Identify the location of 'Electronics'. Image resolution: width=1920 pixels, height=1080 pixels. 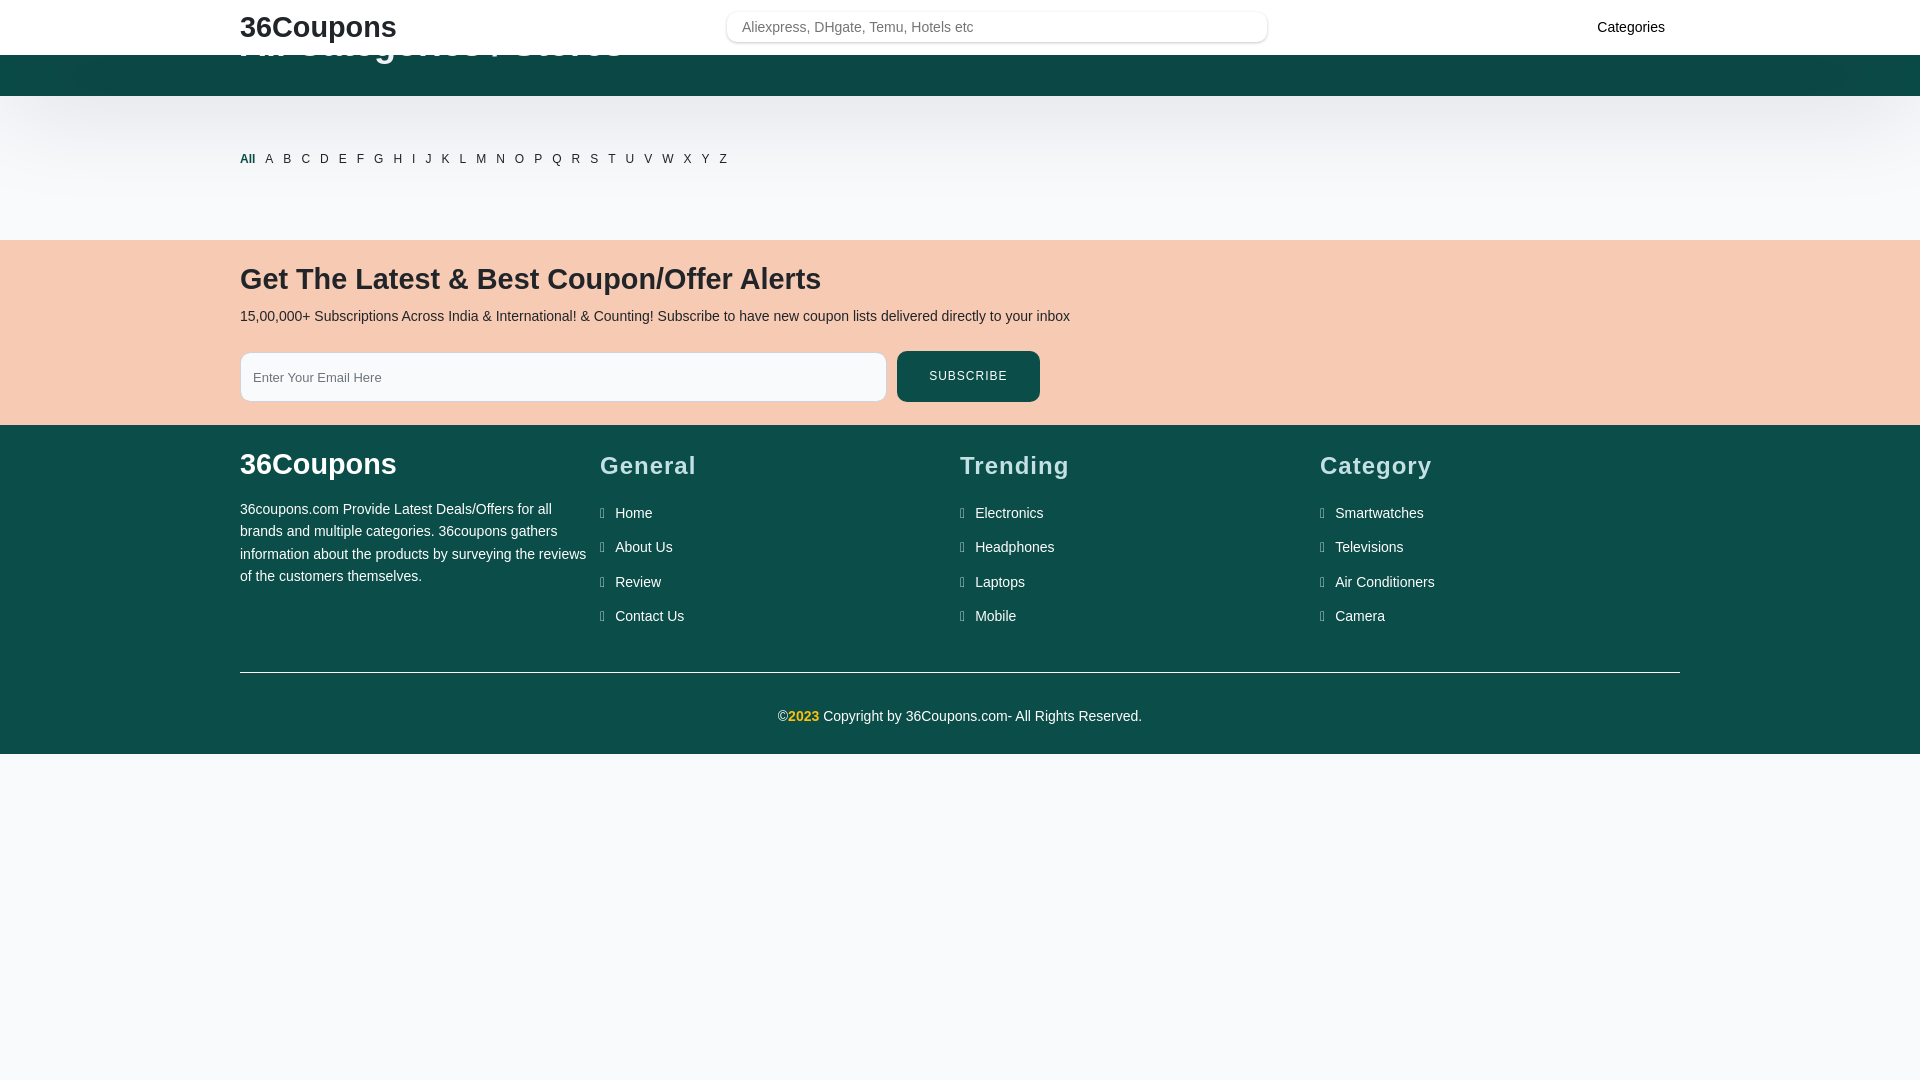
(974, 512).